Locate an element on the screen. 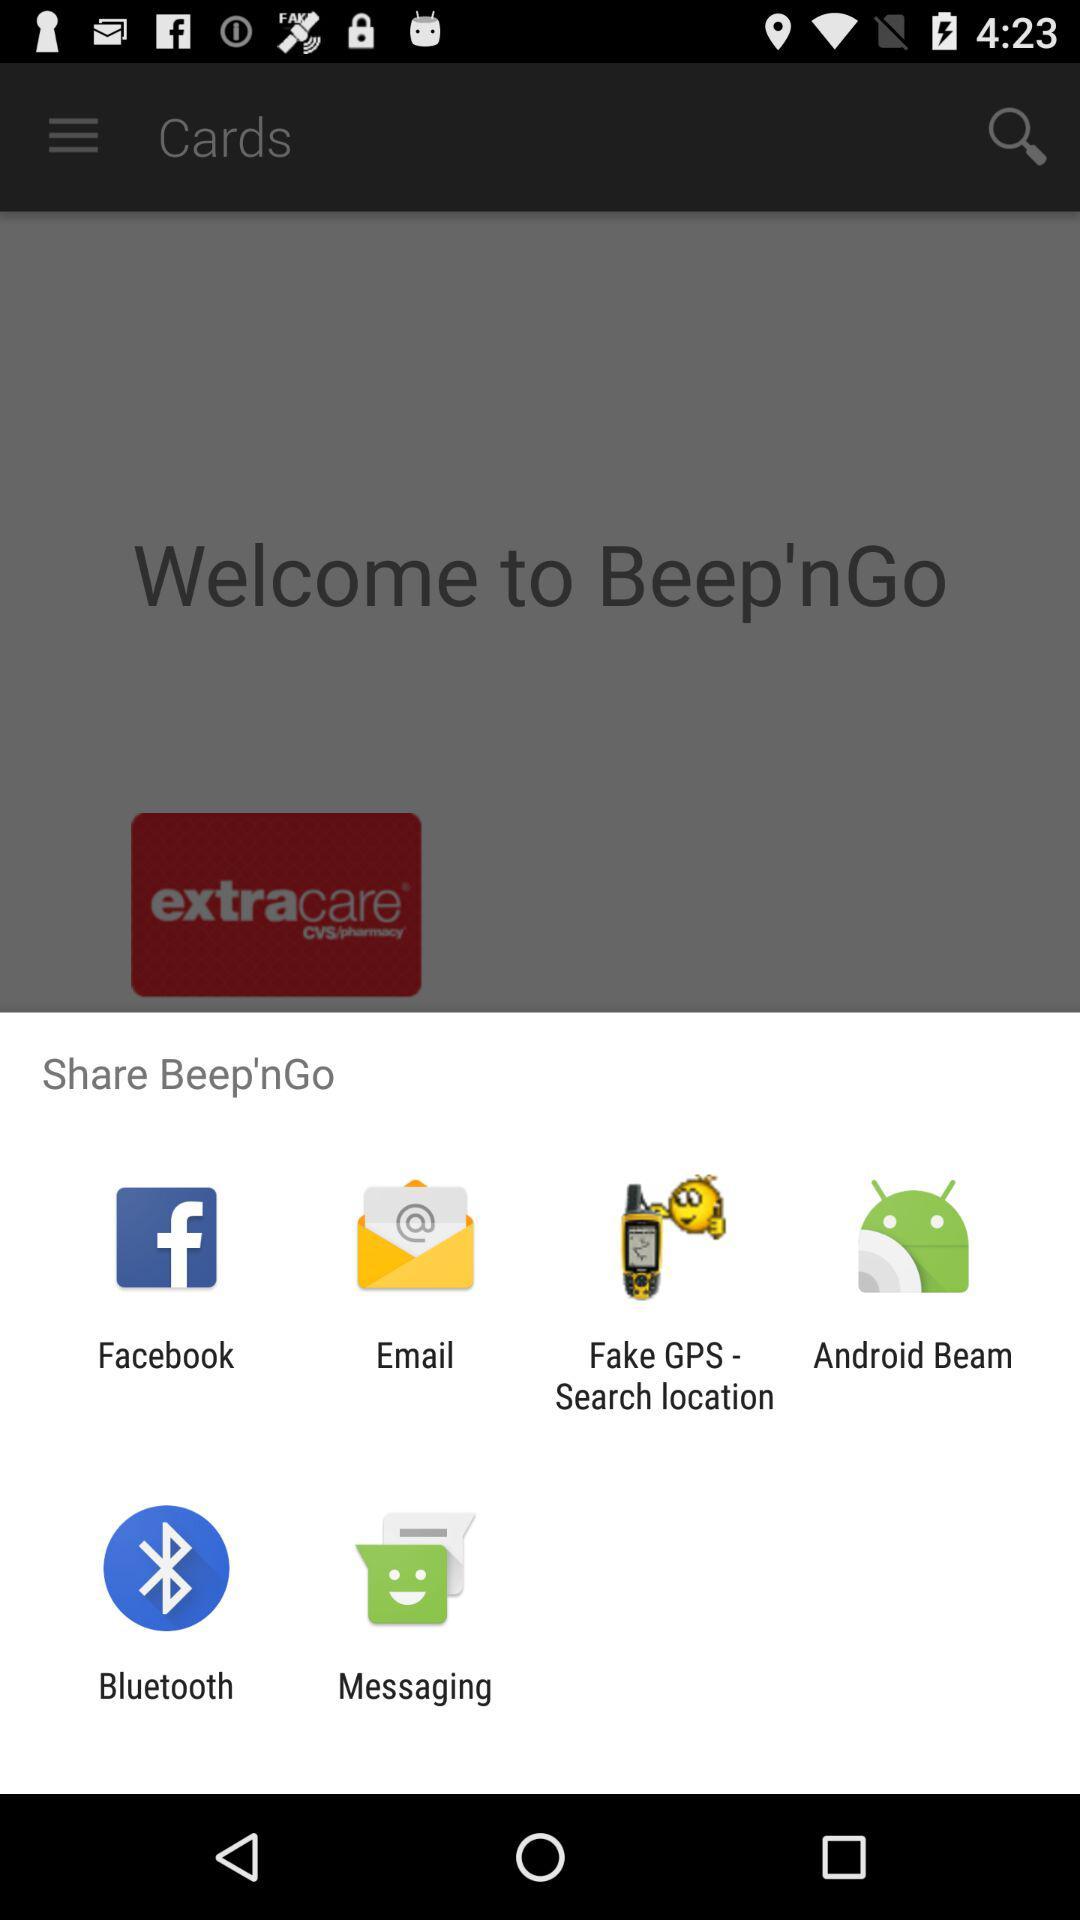 The image size is (1080, 1920). android beam icon is located at coordinates (913, 1374).